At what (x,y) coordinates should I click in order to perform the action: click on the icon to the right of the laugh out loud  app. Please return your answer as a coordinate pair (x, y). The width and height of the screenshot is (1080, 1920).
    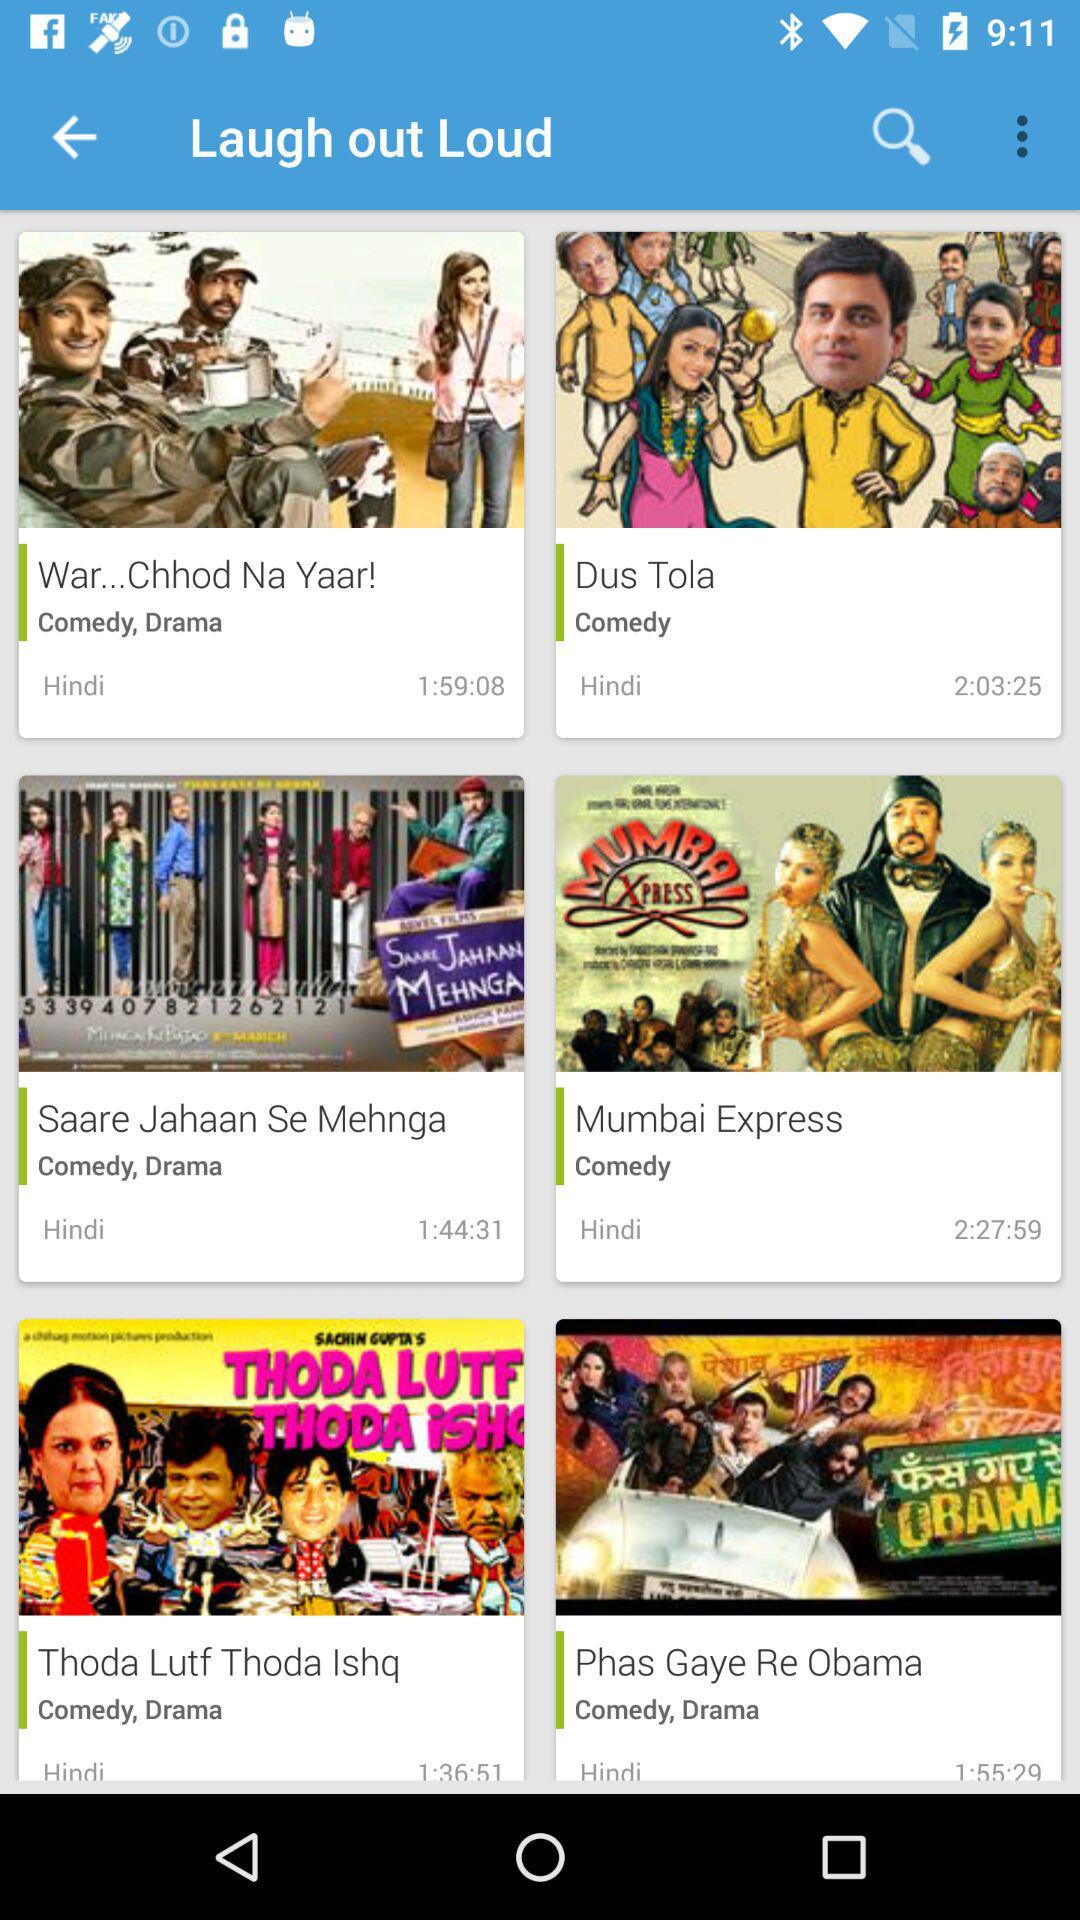
    Looking at the image, I should click on (901, 135).